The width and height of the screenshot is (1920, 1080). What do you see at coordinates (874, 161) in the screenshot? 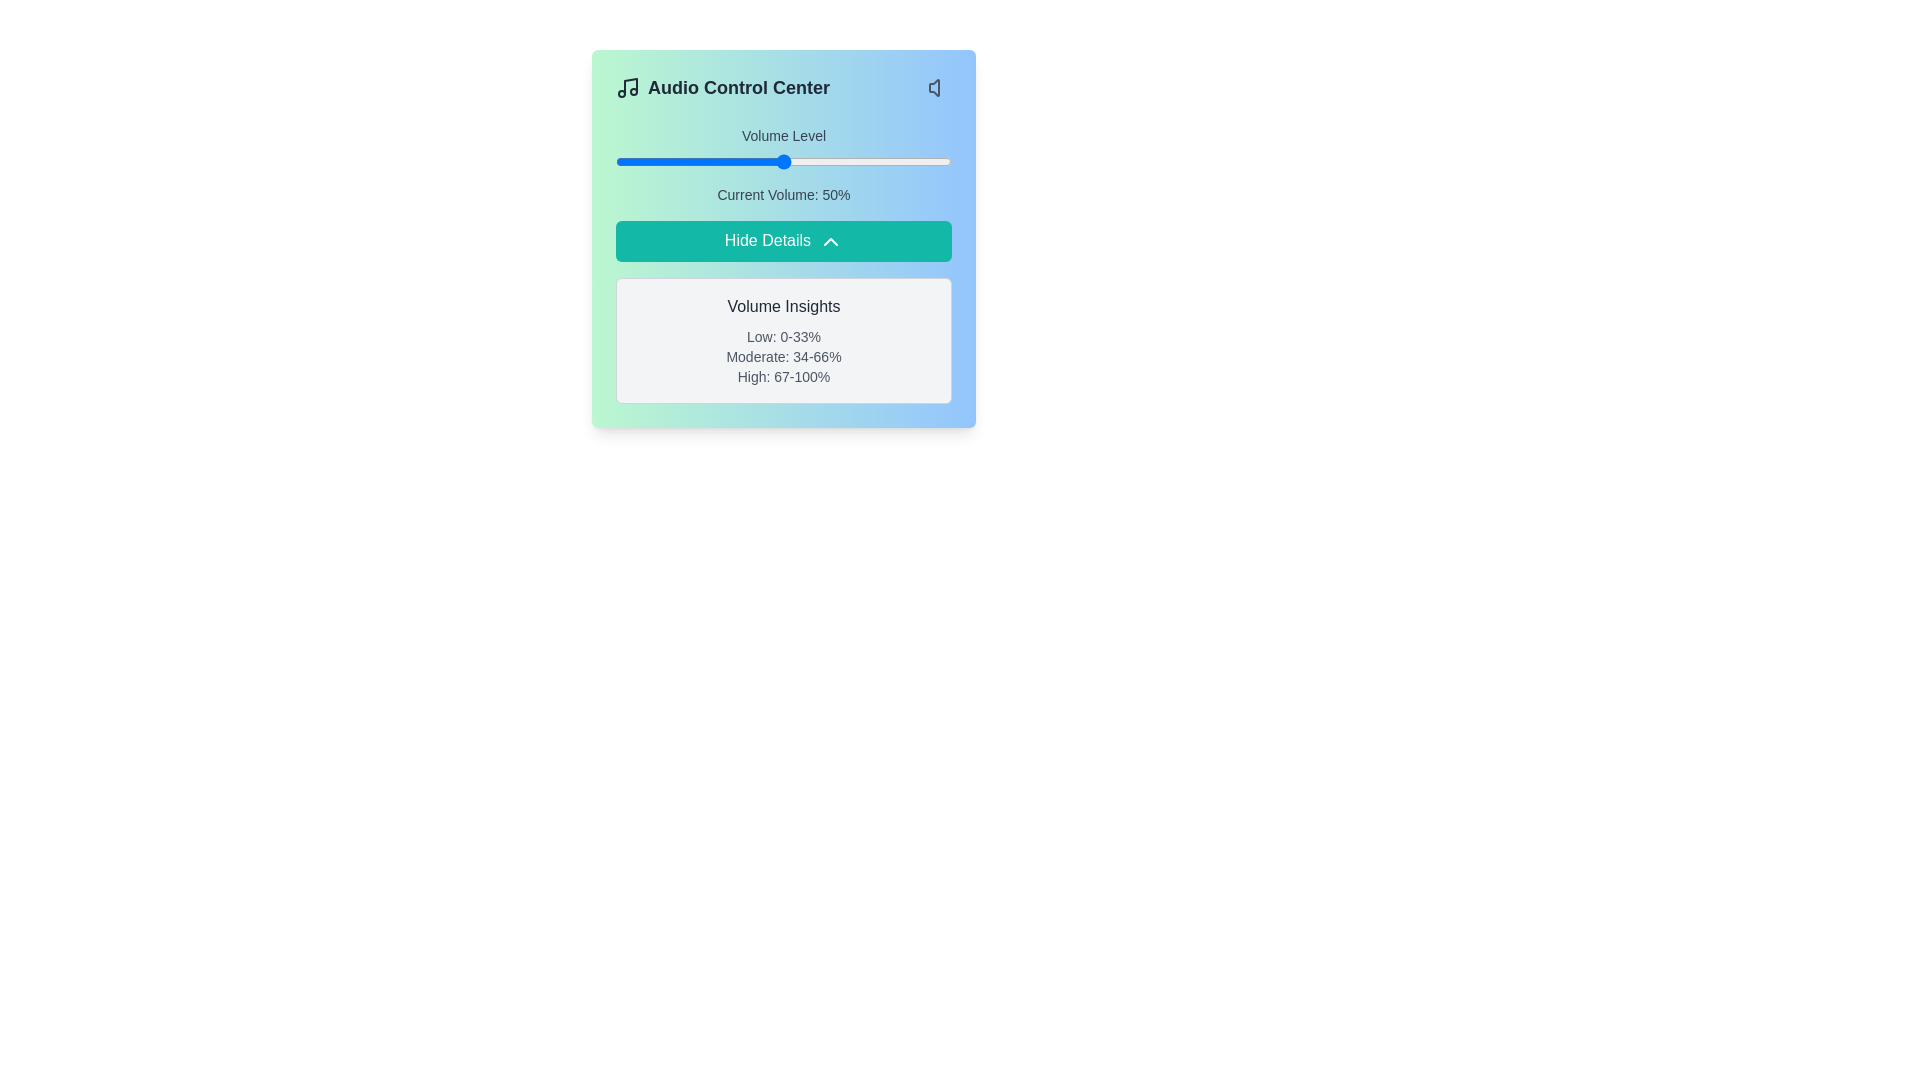
I see `the volume slider to set the volume to 77%` at bounding box center [874, 161].